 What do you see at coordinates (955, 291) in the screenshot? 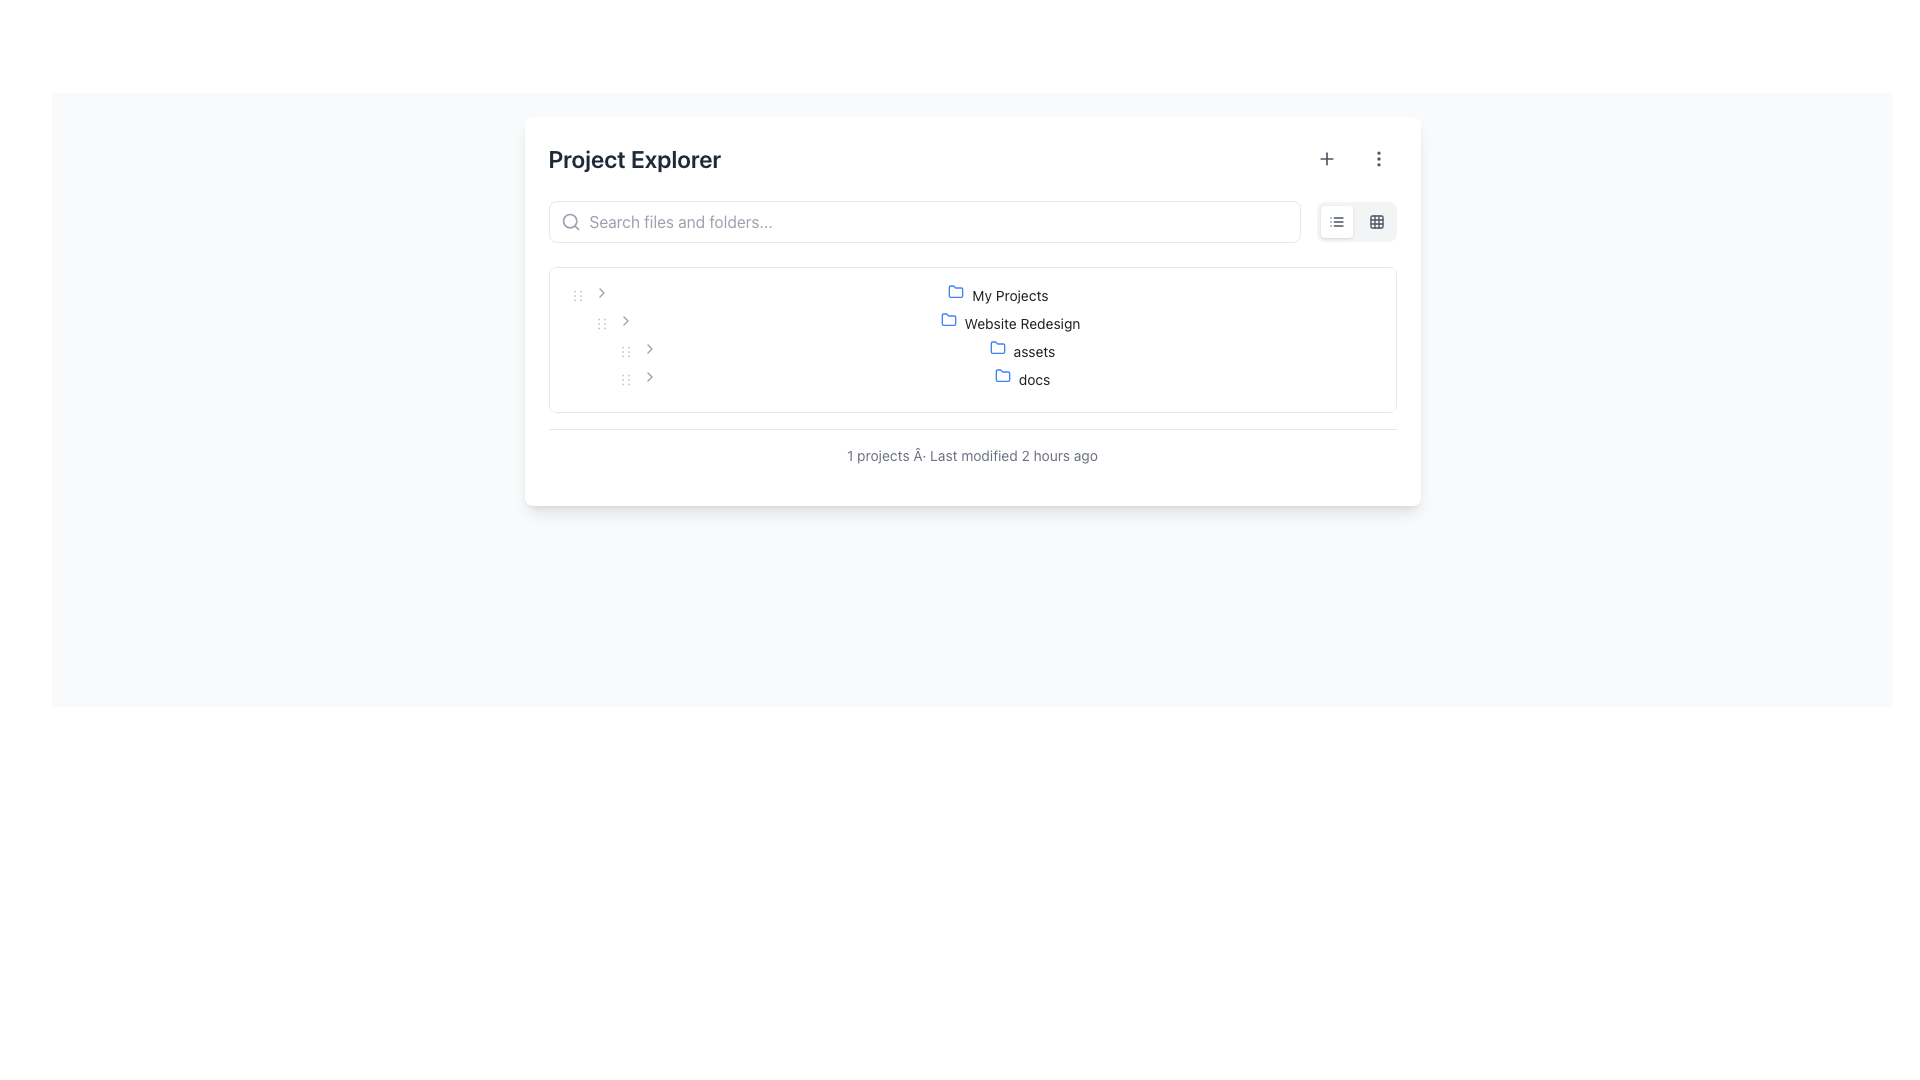
I see `the folder icon indicating 'My Projects'` at bounding box center [955, 291].